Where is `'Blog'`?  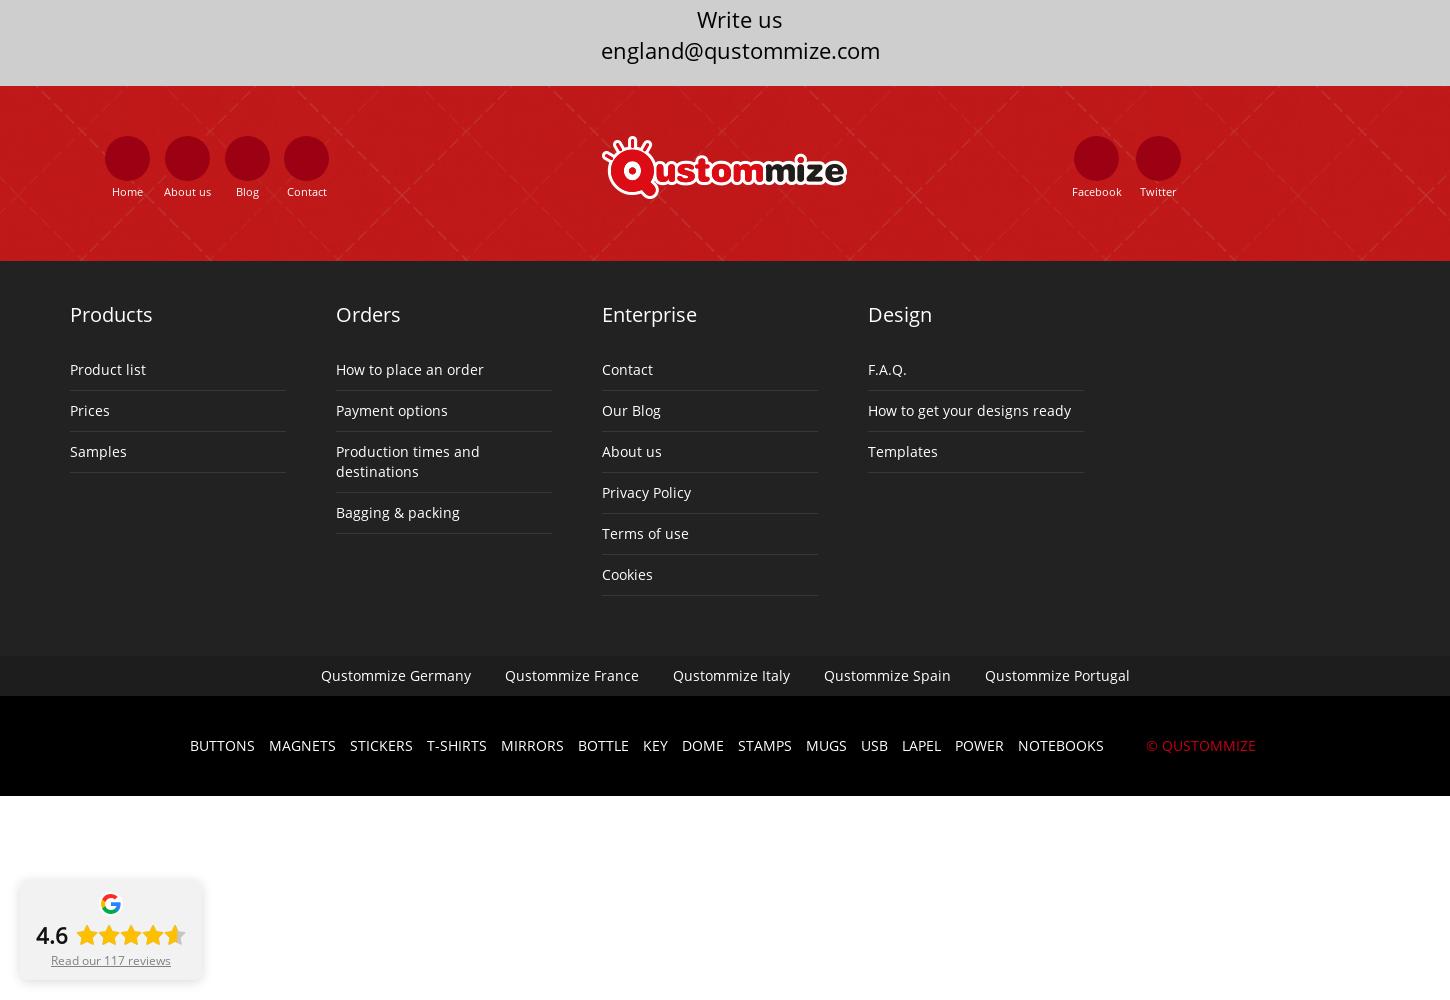
'Blog' is located at coordinates (247, 190).